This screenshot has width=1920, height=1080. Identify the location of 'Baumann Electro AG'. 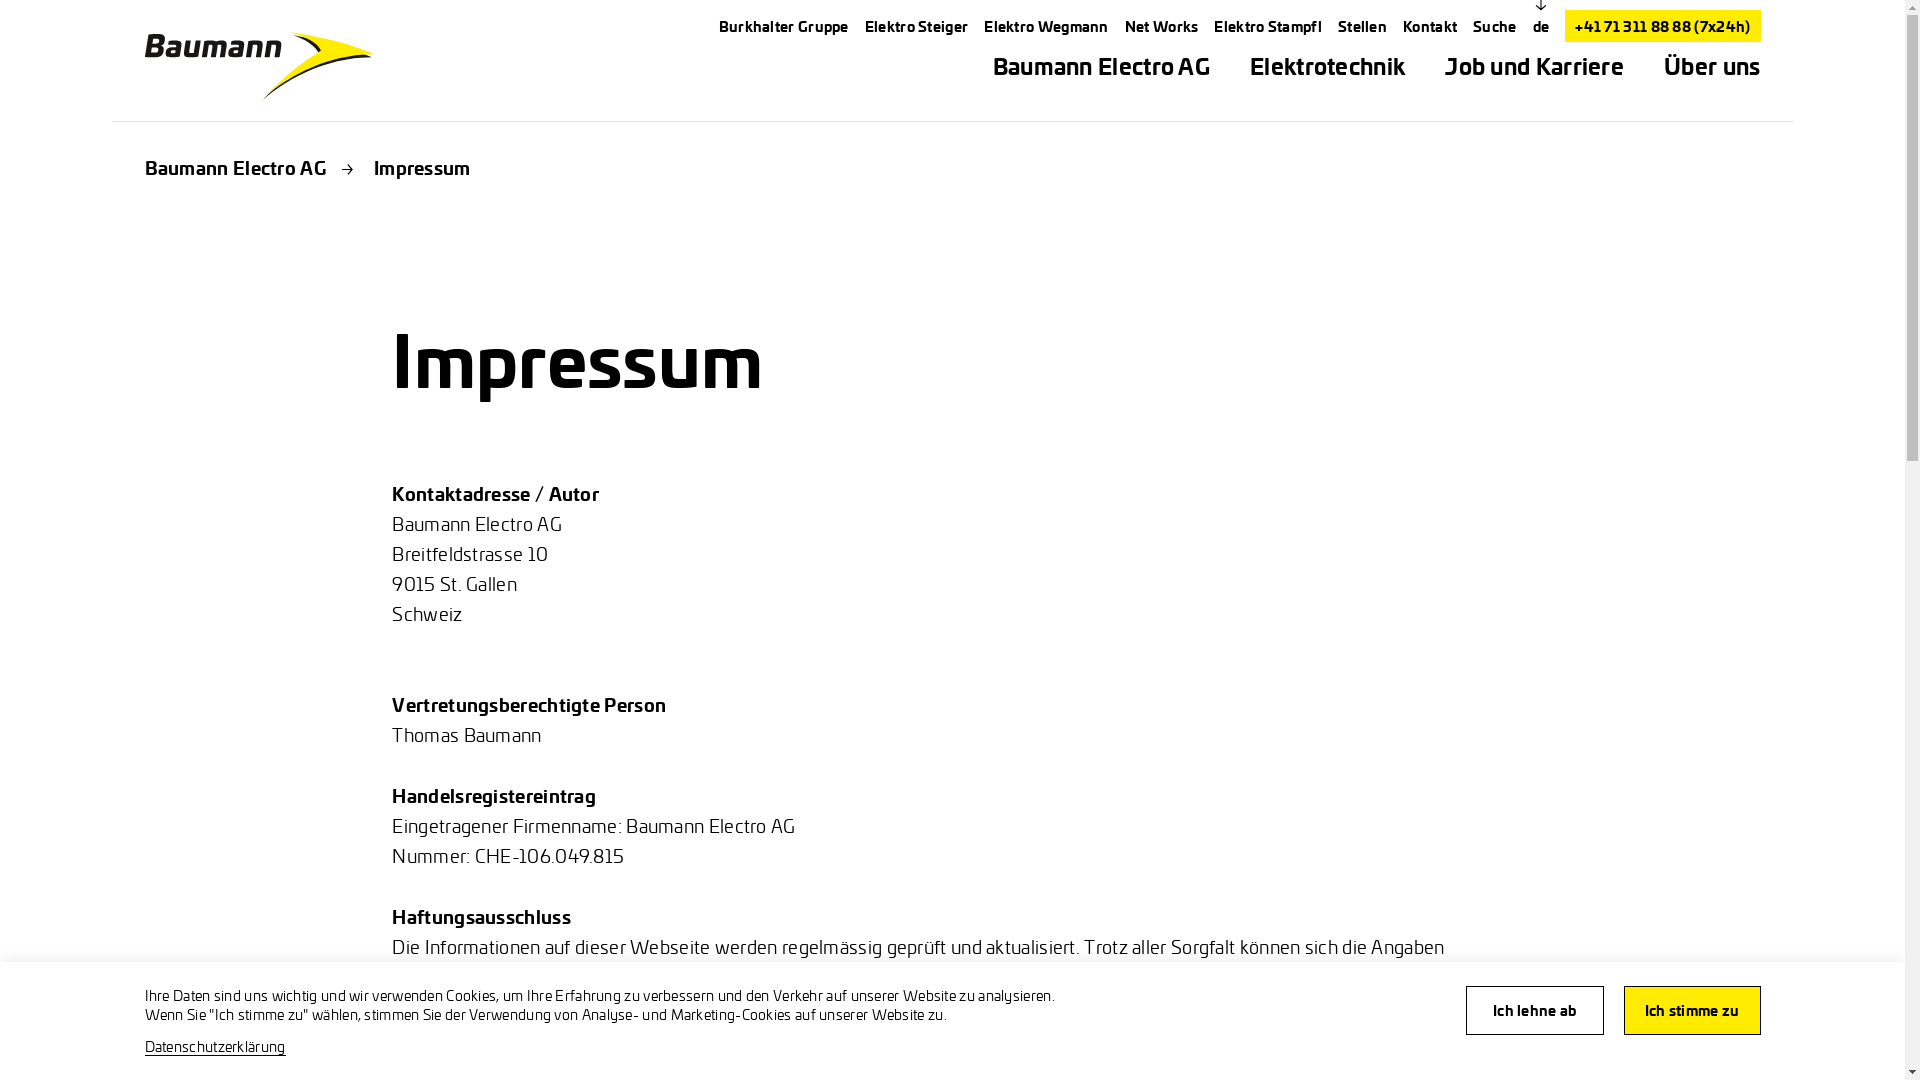
(234, 166).